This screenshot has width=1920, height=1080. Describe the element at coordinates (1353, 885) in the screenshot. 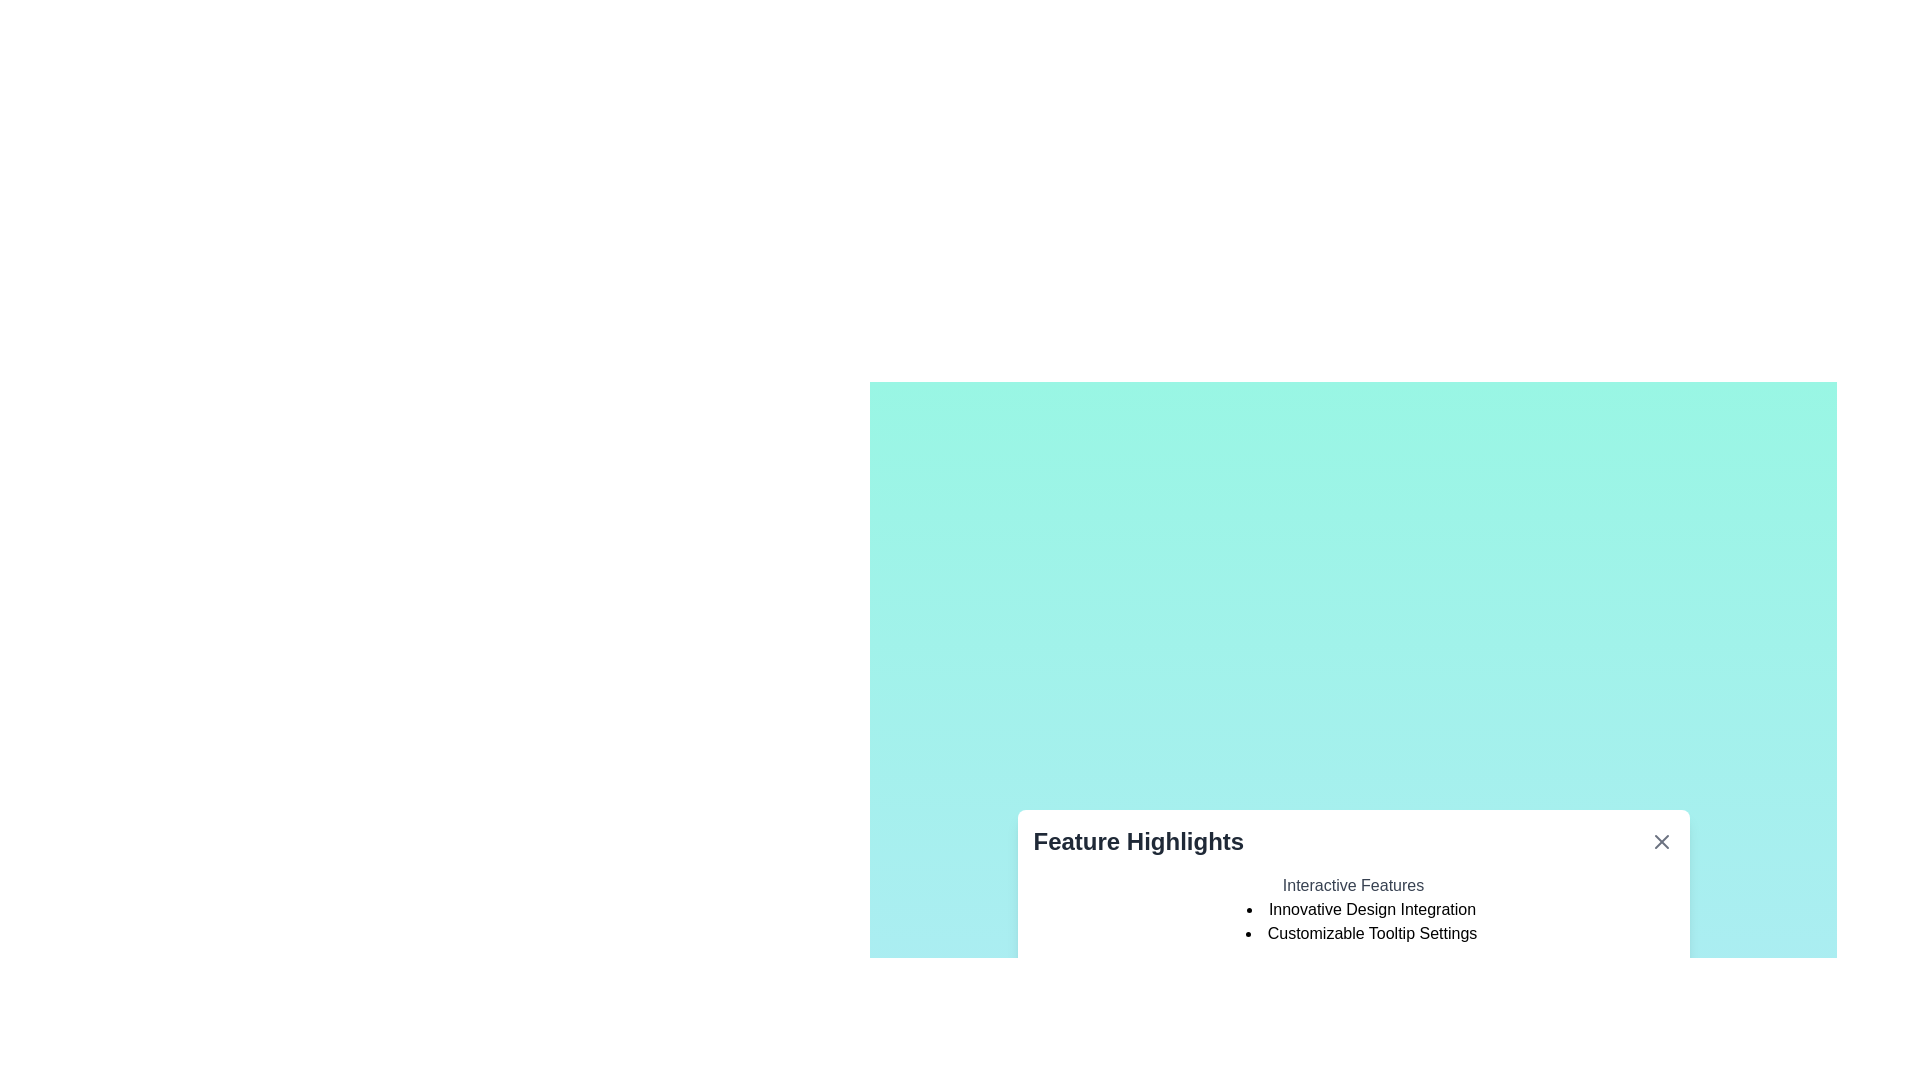

I see `the 'Interactive Features' text label, which is styled with a muted gray font color and medium font weight, positioned at the top of the content group within the modal interface` at that location.